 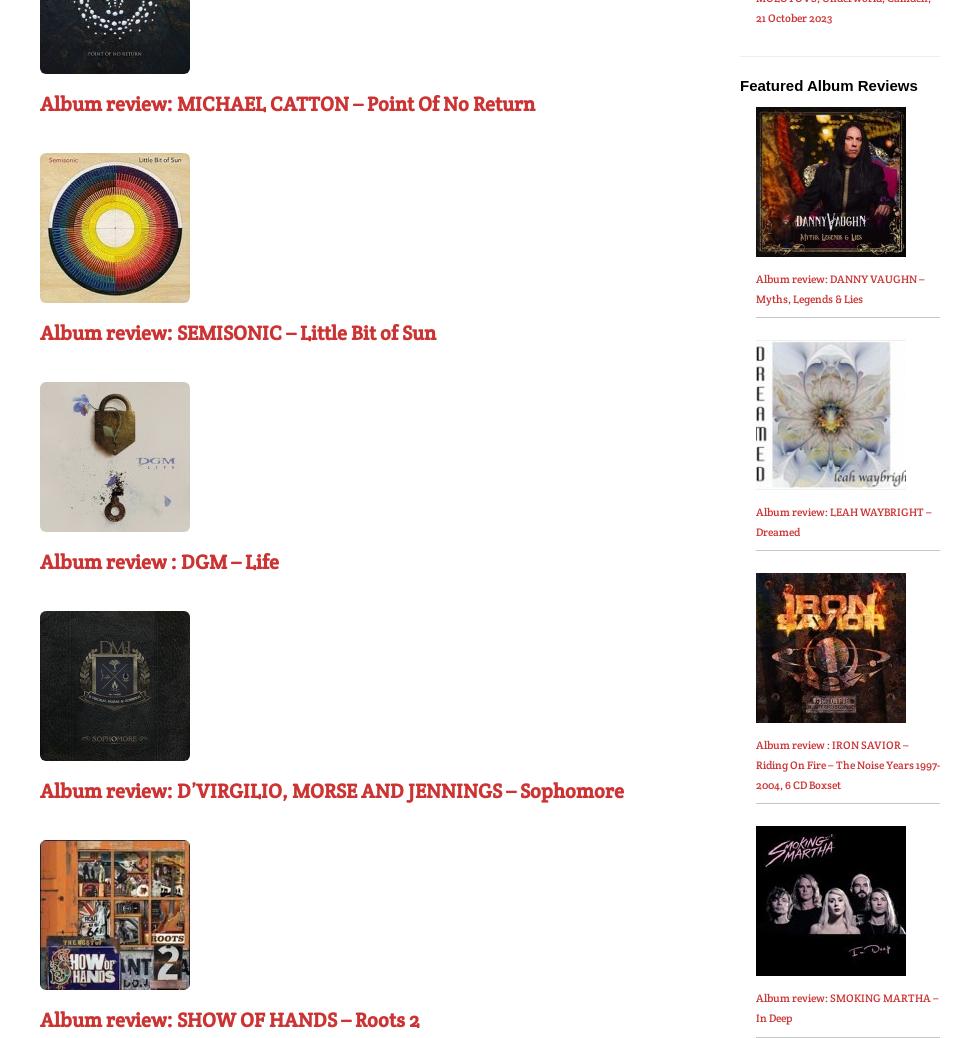 I want to click on 'Featured Album Reviews', so click(x=828, y=83).